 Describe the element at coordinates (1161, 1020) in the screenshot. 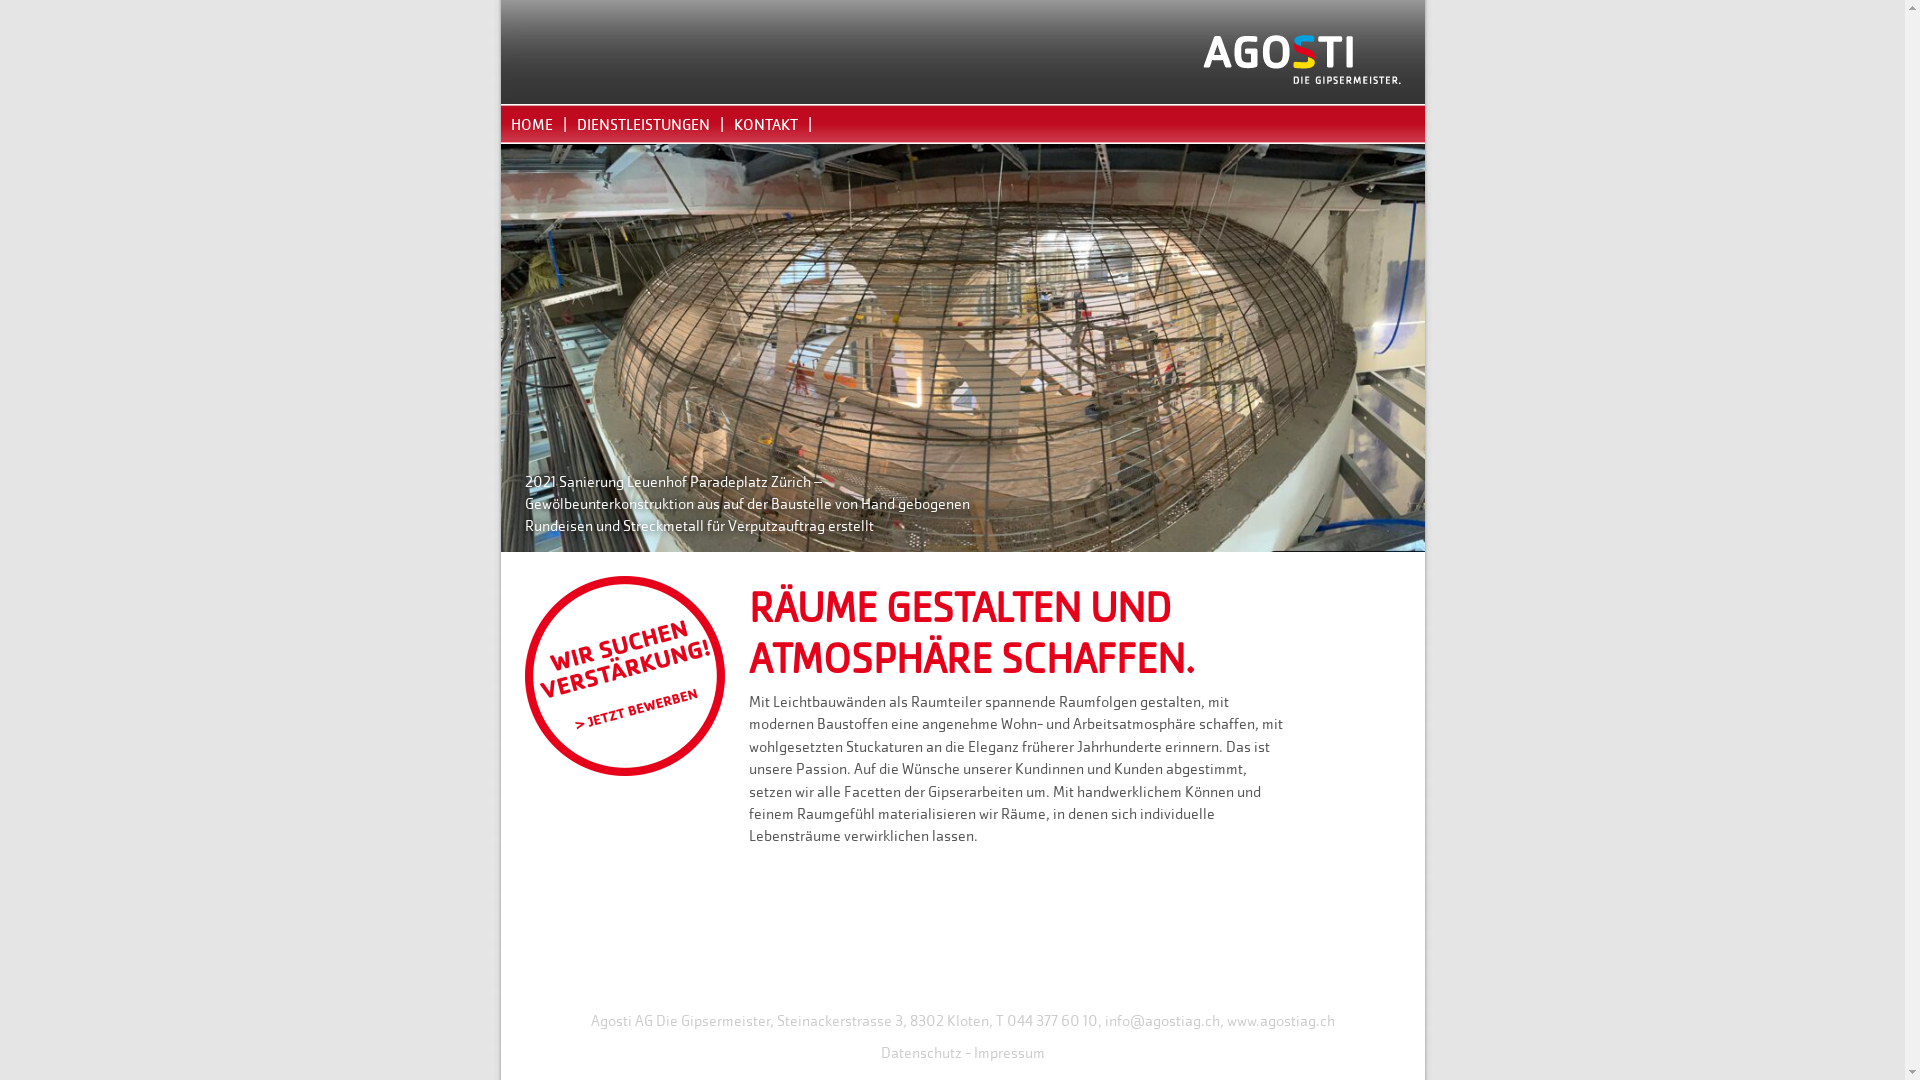

I see `'info@agostiag.ch'` at that location.